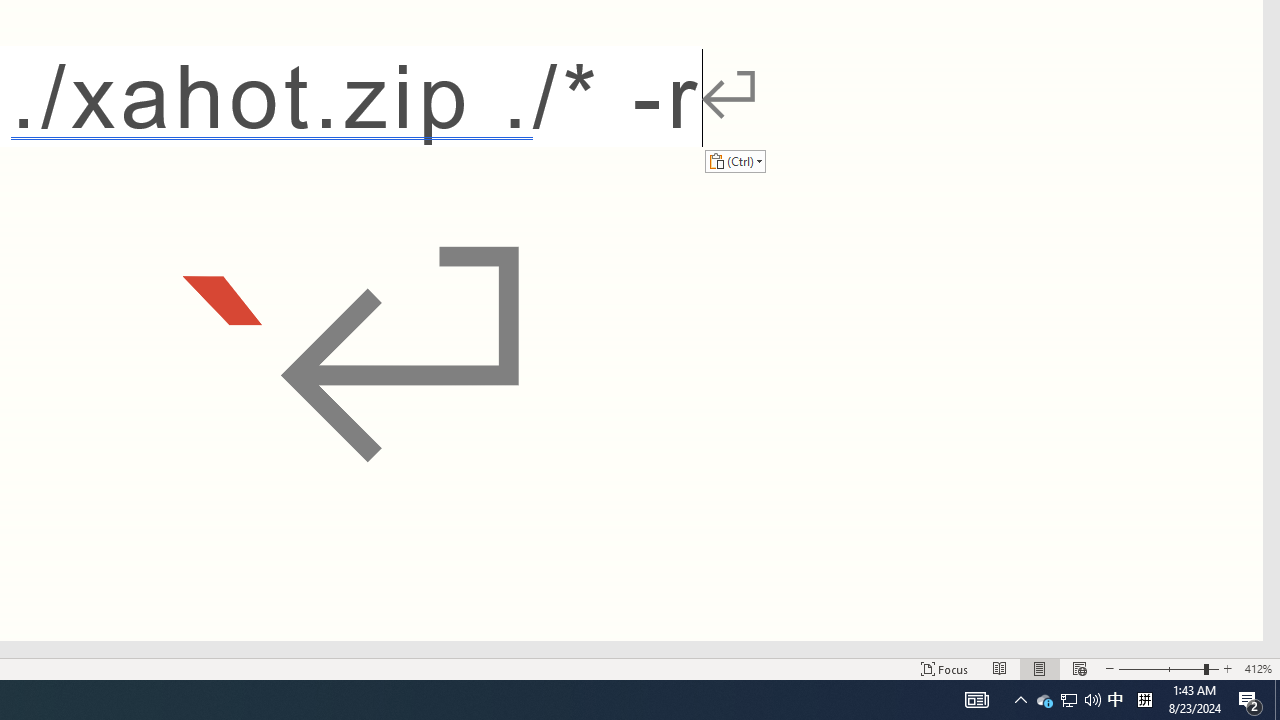 The height and width of the screenshot is (720, 1280). I want to click on 'Action: Paste alternatives', so click(734, 160).